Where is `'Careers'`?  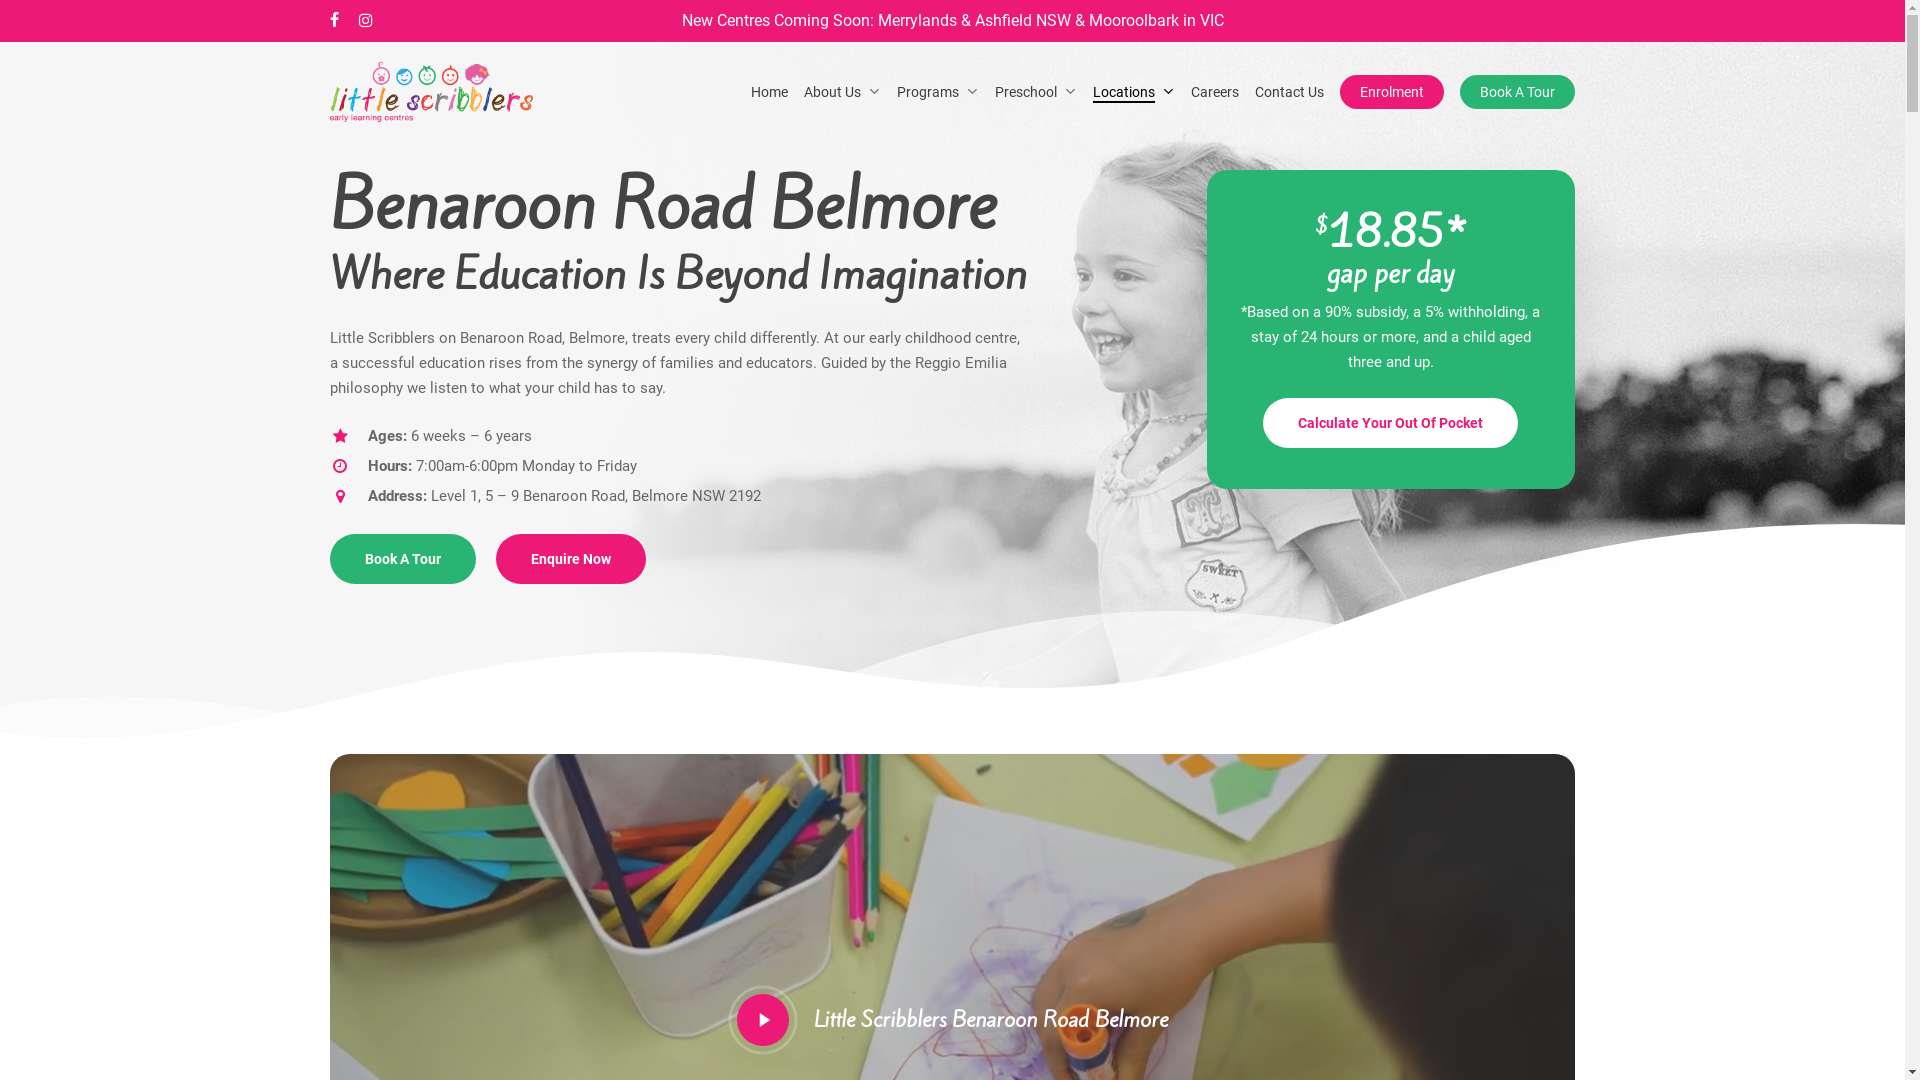 'Careers' is located at coordinates (1213, 92).